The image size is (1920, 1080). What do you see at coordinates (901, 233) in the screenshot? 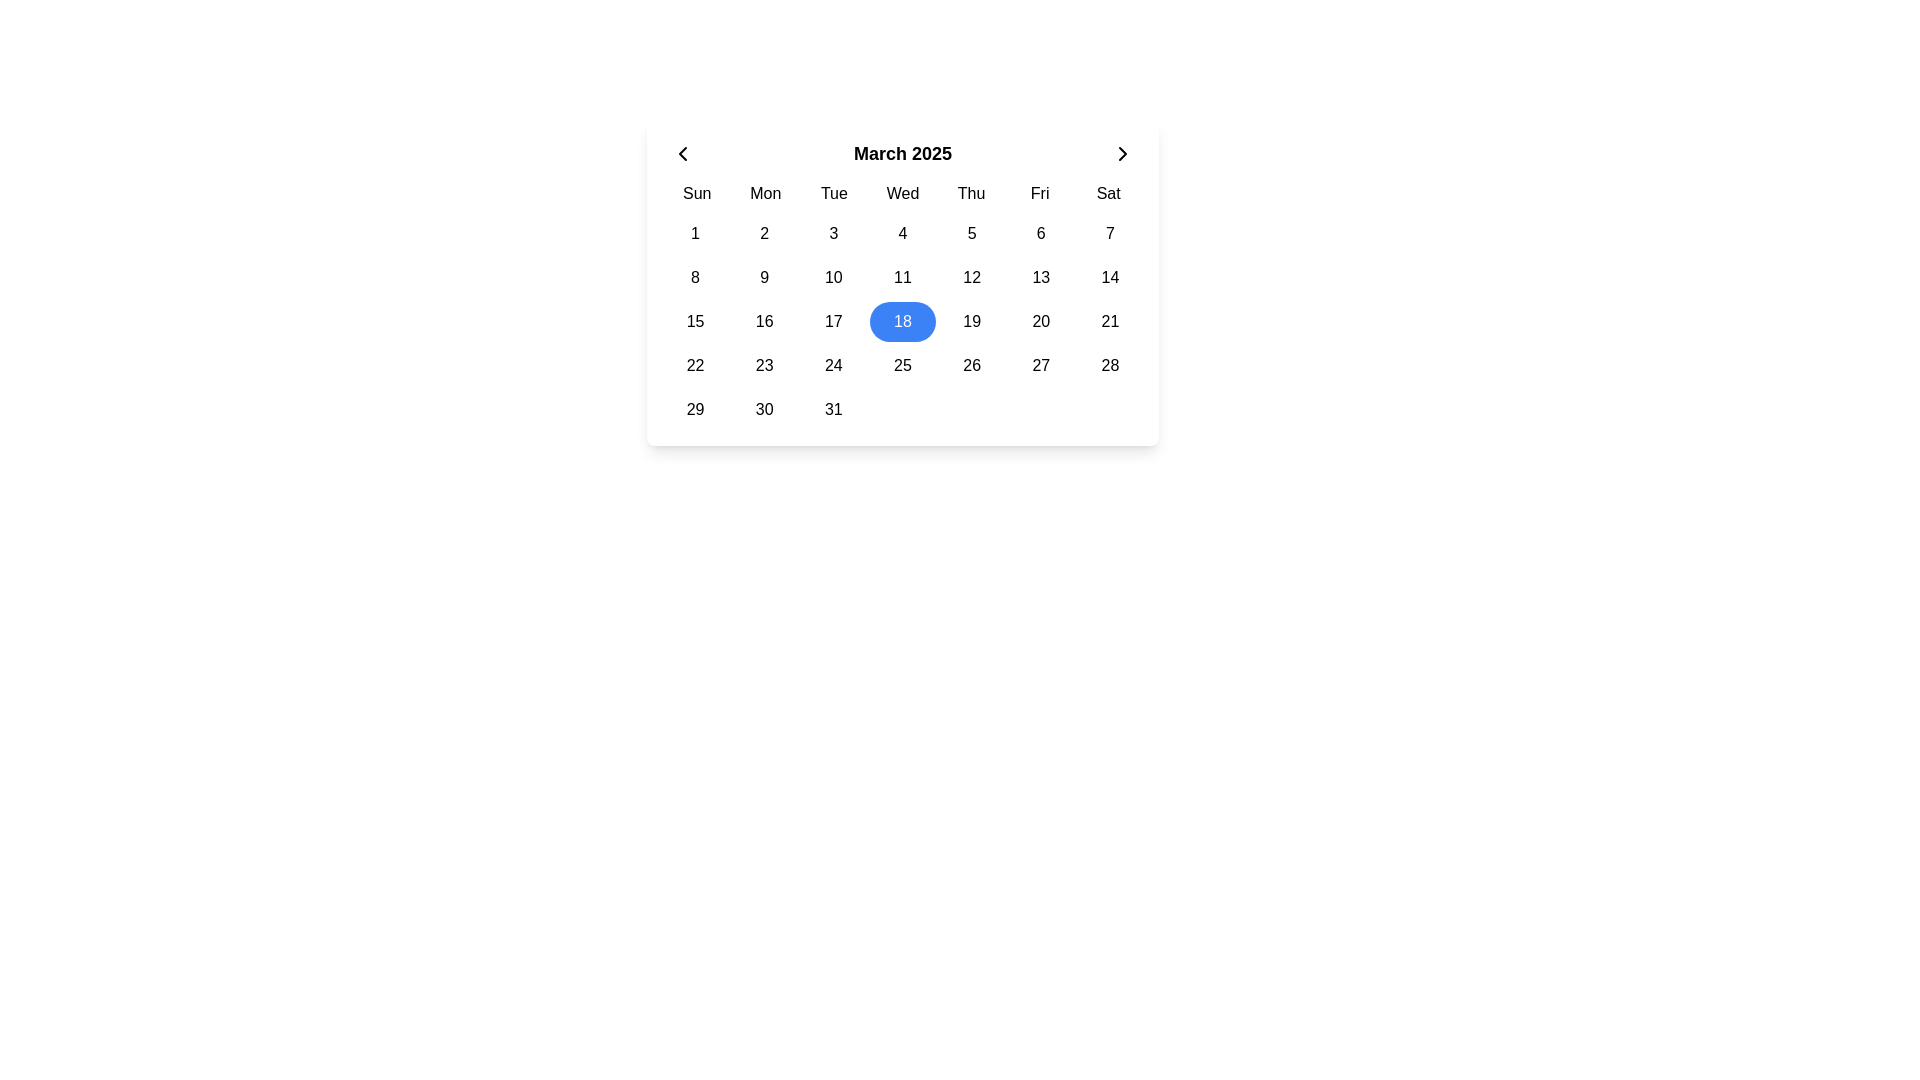
I see `the selectable date button for March 4th in the calendar interface` at bounding box center [901, 233].